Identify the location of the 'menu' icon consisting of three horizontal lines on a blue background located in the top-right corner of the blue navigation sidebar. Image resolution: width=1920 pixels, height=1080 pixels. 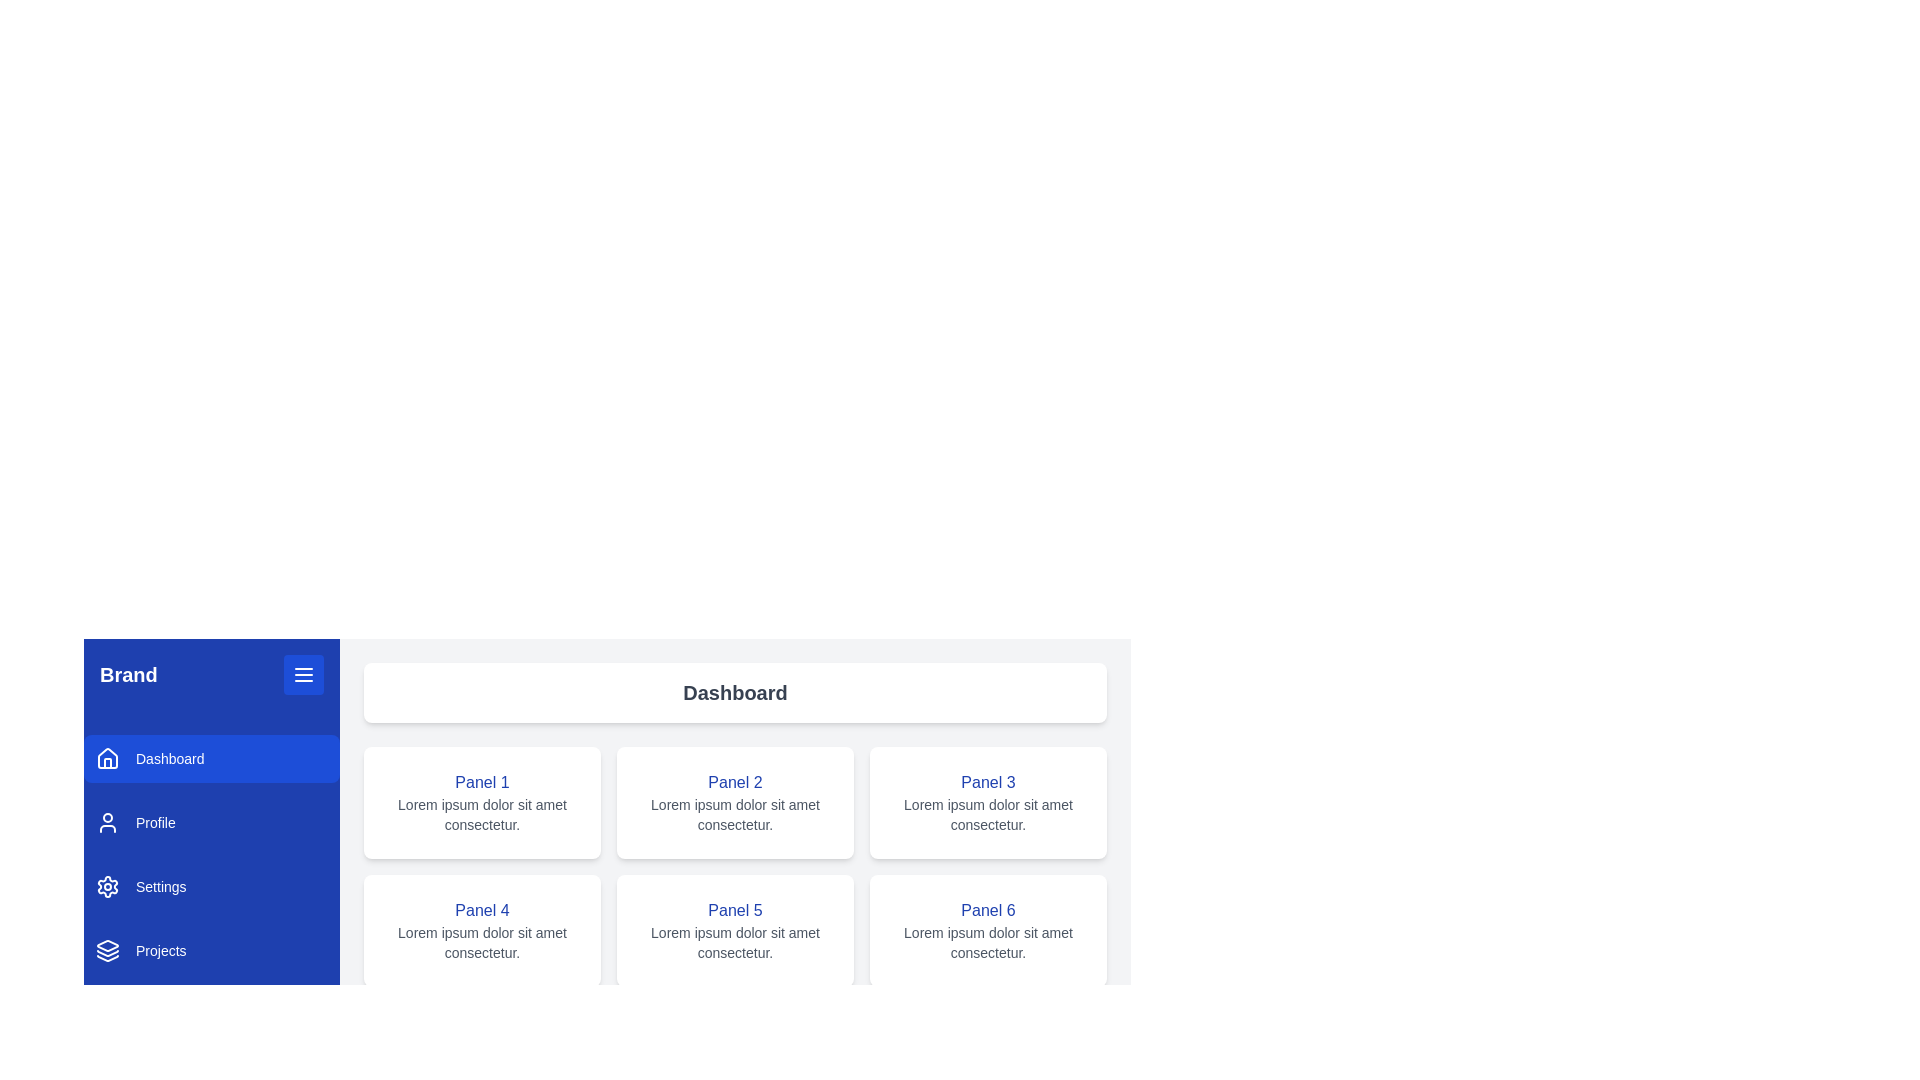
(302, 675).